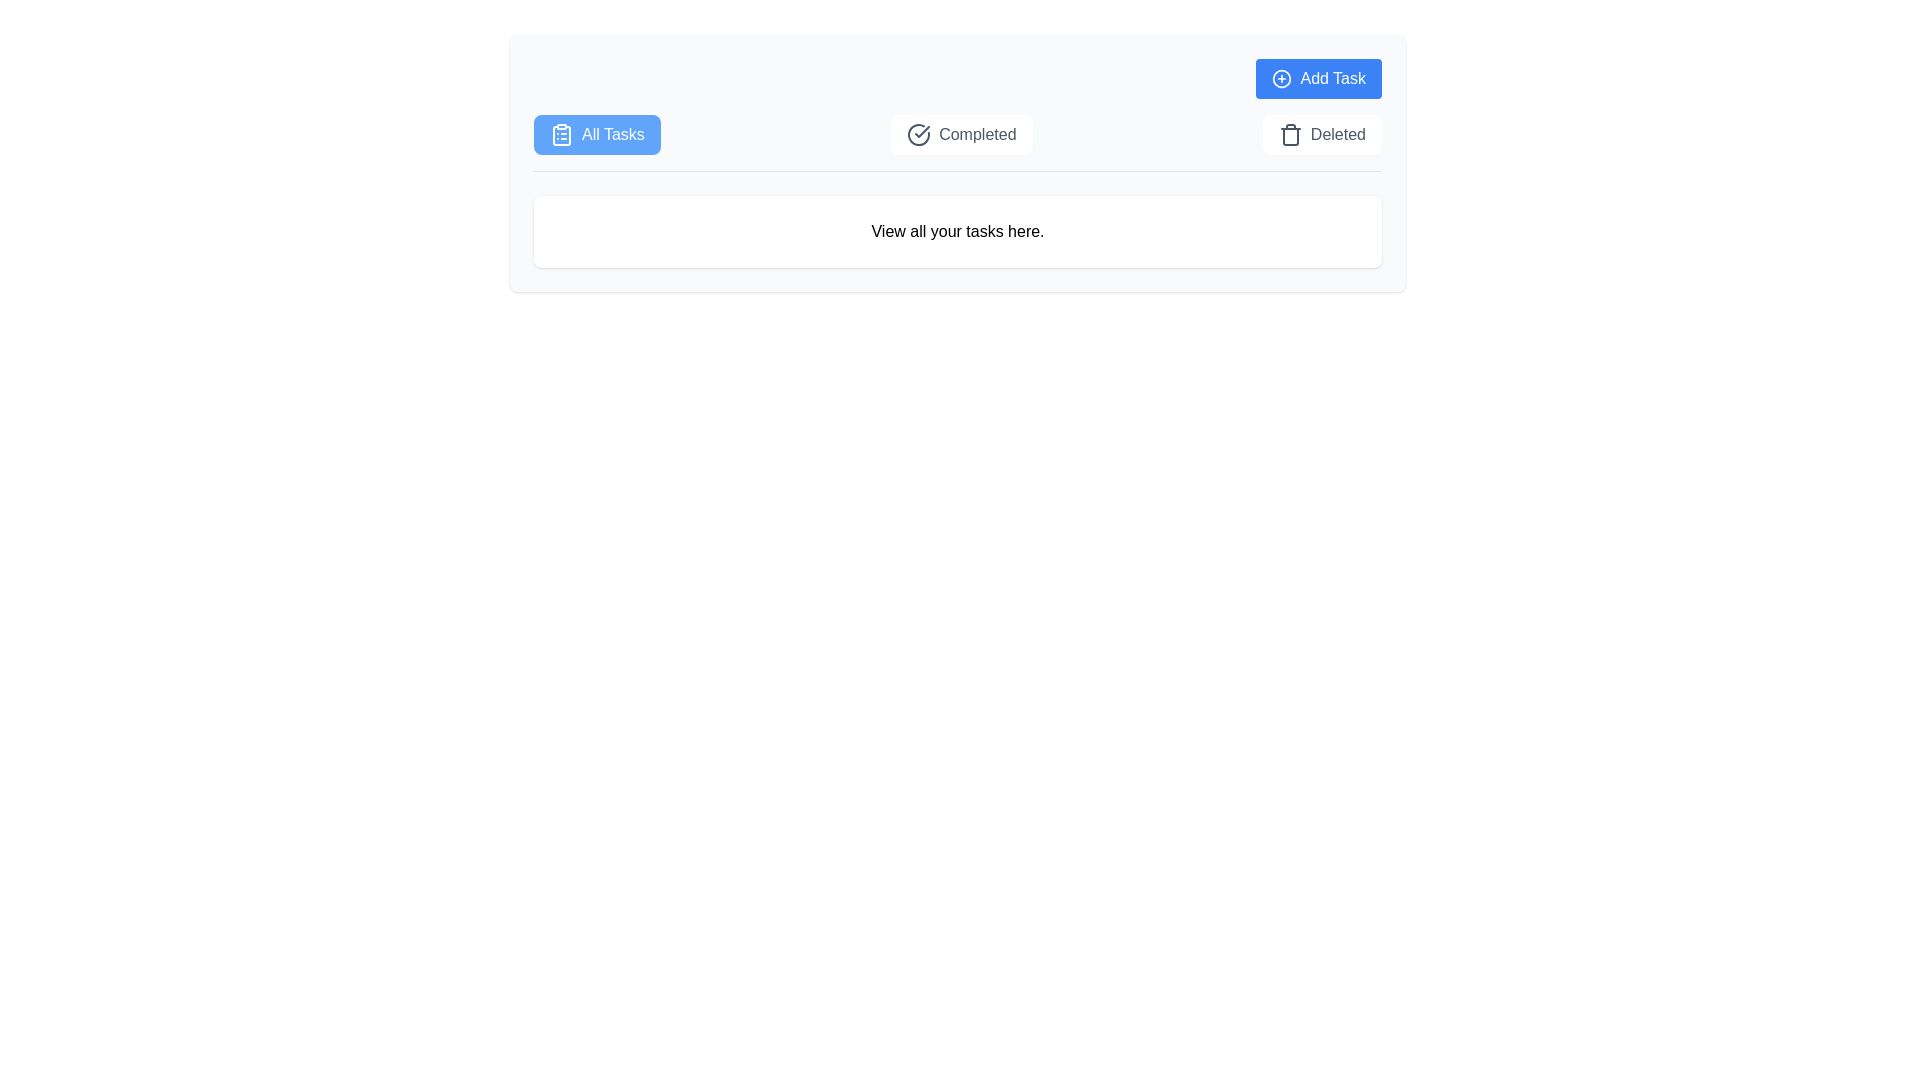  What do you see at coordinates (1338, 135) in the screenshot?
I see `the text label that indicates a delete action, positioned on the right side of a trash can icon` at bounding box center [1338, 135].